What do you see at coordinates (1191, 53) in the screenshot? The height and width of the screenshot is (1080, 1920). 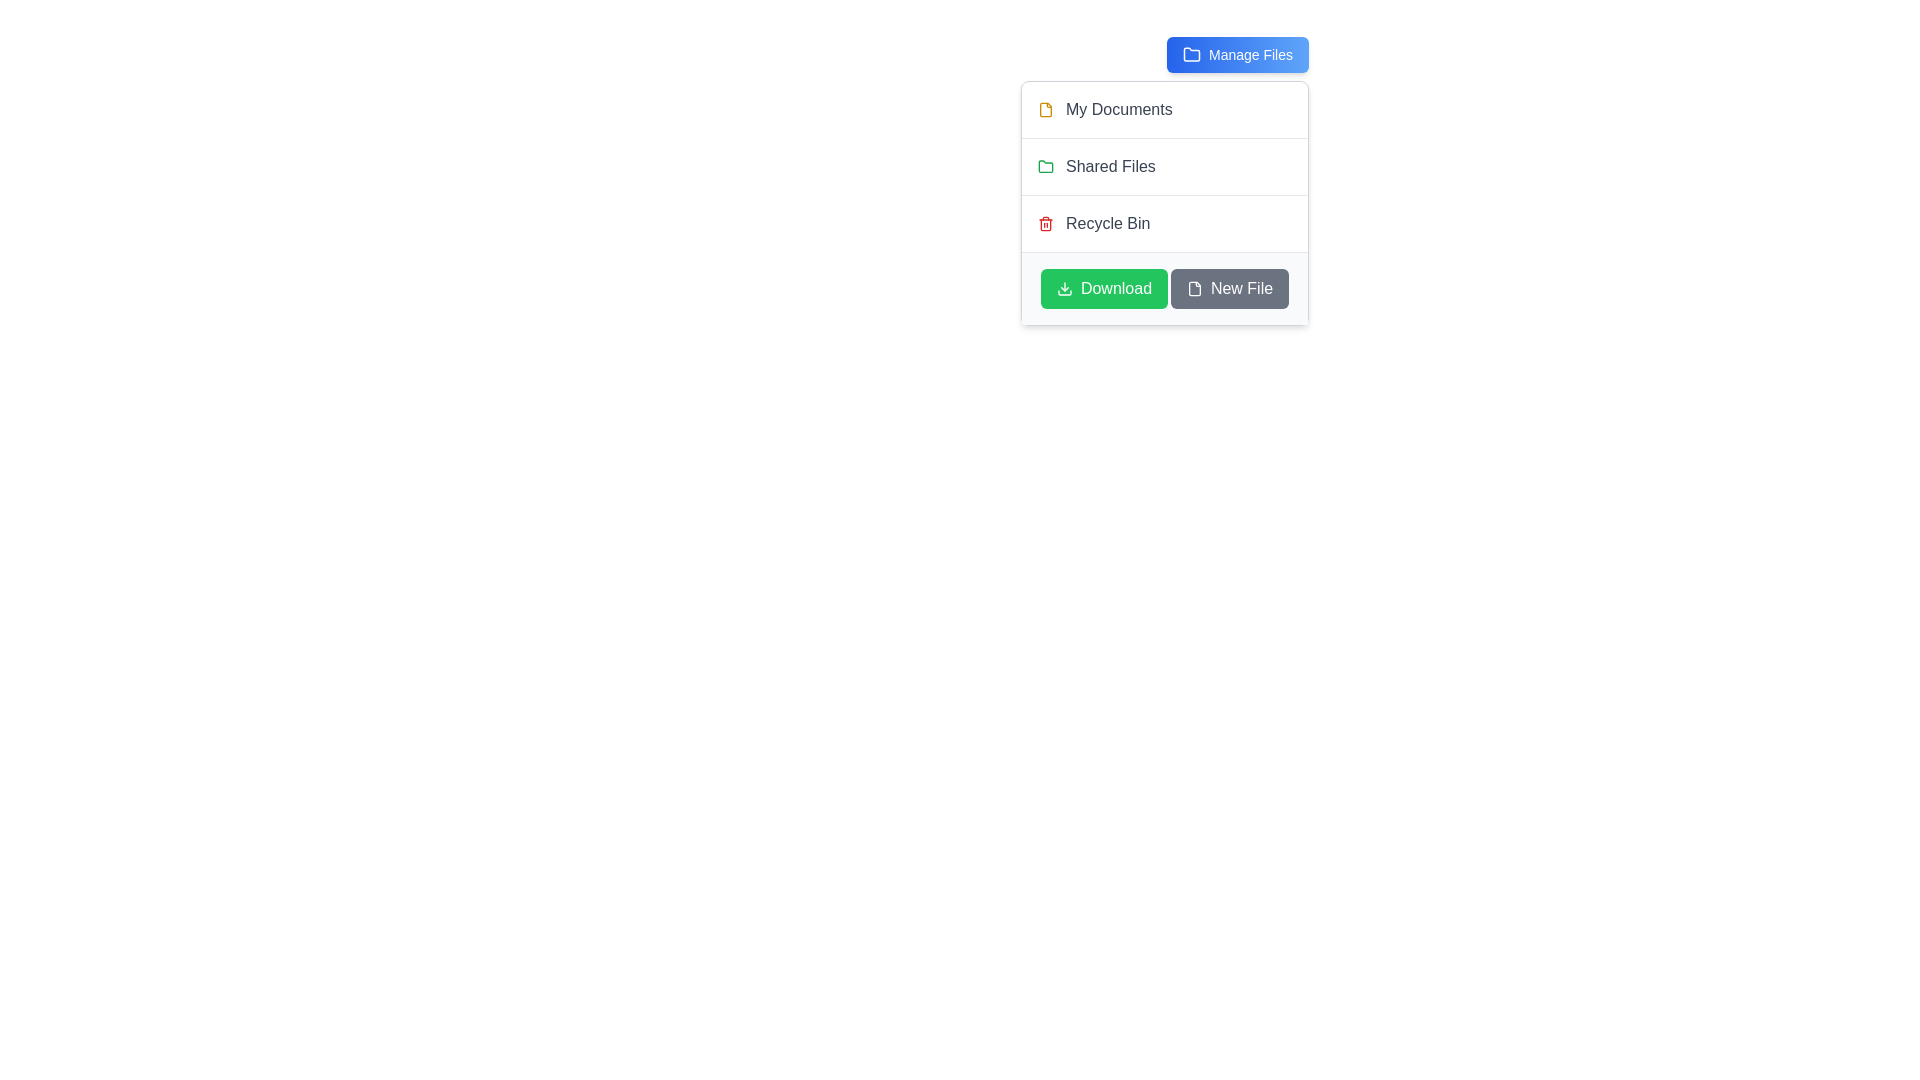 I see `the blue folder icon located in the 'Manage Files' dropdown menu, which is the first item in the list preceding 'My Documents'` at bounding box center [1191, 53].